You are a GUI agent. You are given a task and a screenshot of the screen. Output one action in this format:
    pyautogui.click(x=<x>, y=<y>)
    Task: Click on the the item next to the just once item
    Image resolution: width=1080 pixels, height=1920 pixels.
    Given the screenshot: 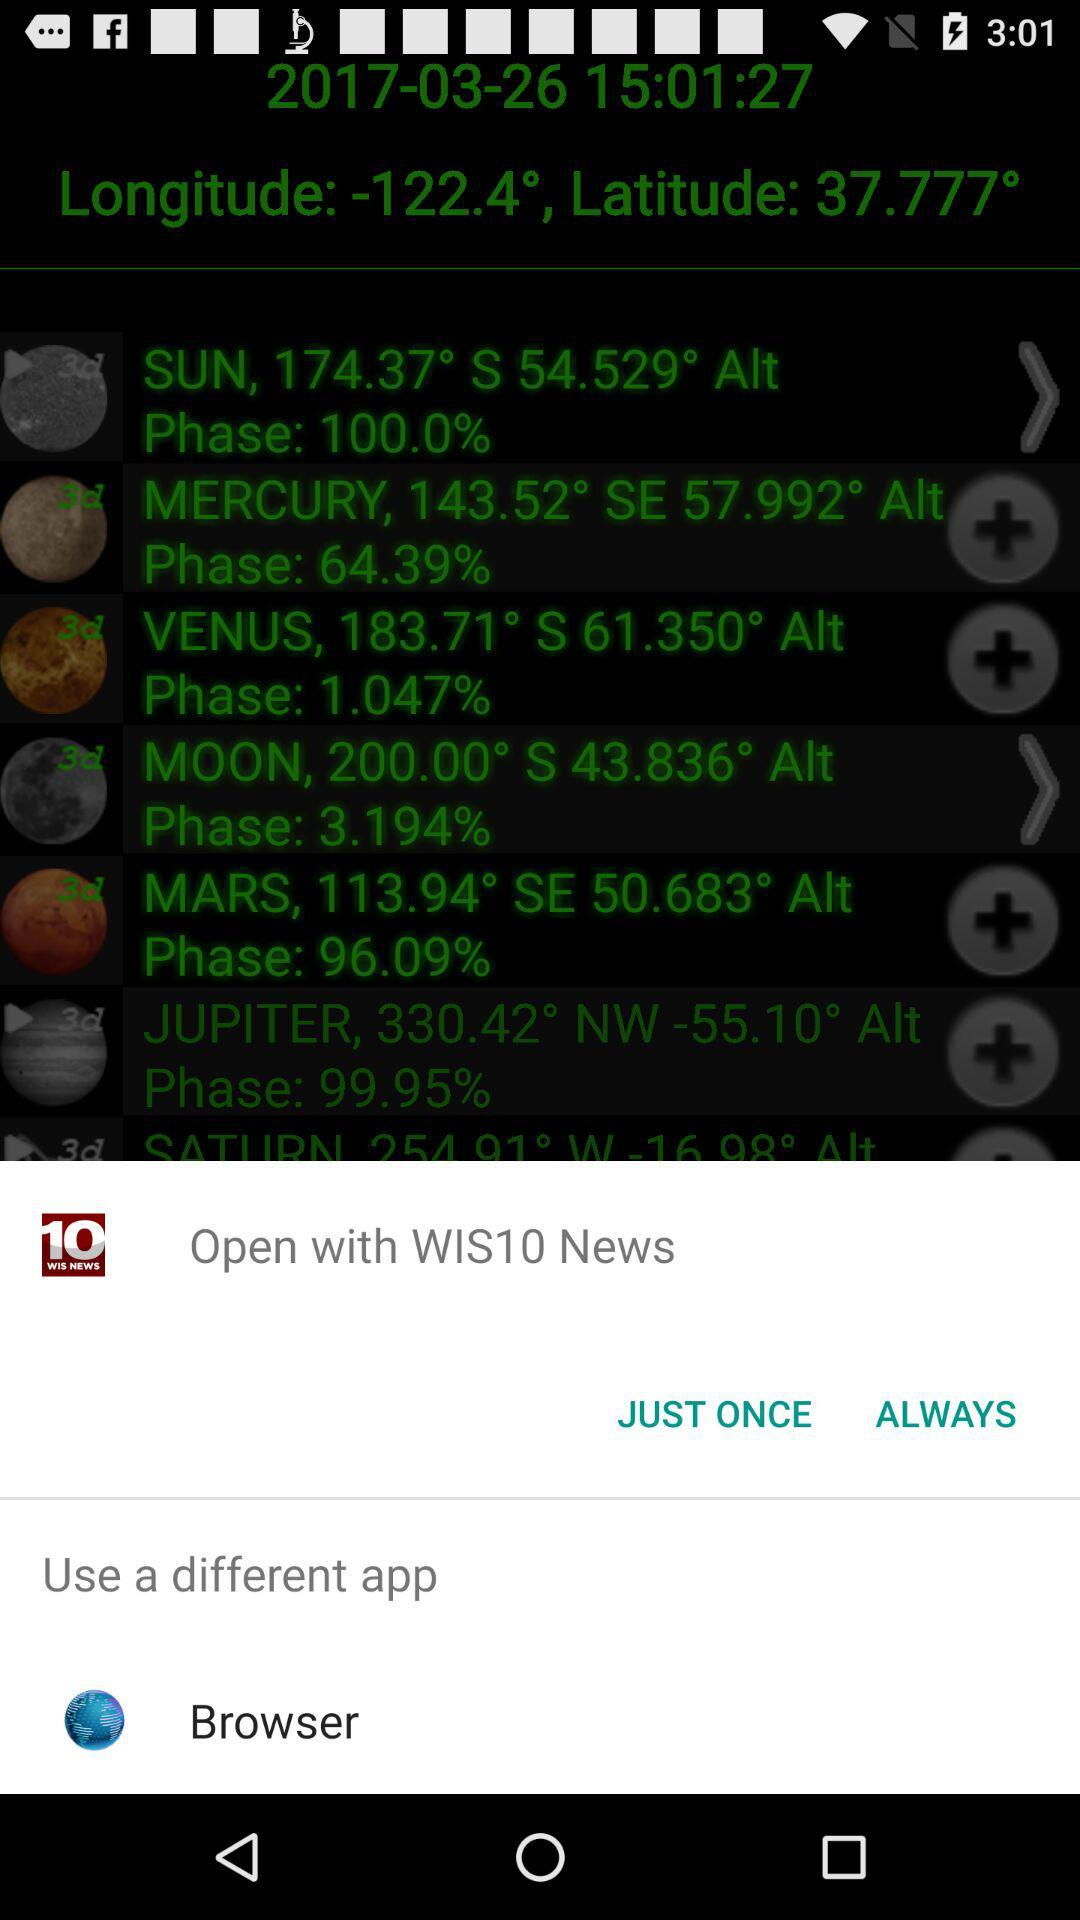 What is the action you would take?
    pyautogui.click(x=945, y=1411)
    